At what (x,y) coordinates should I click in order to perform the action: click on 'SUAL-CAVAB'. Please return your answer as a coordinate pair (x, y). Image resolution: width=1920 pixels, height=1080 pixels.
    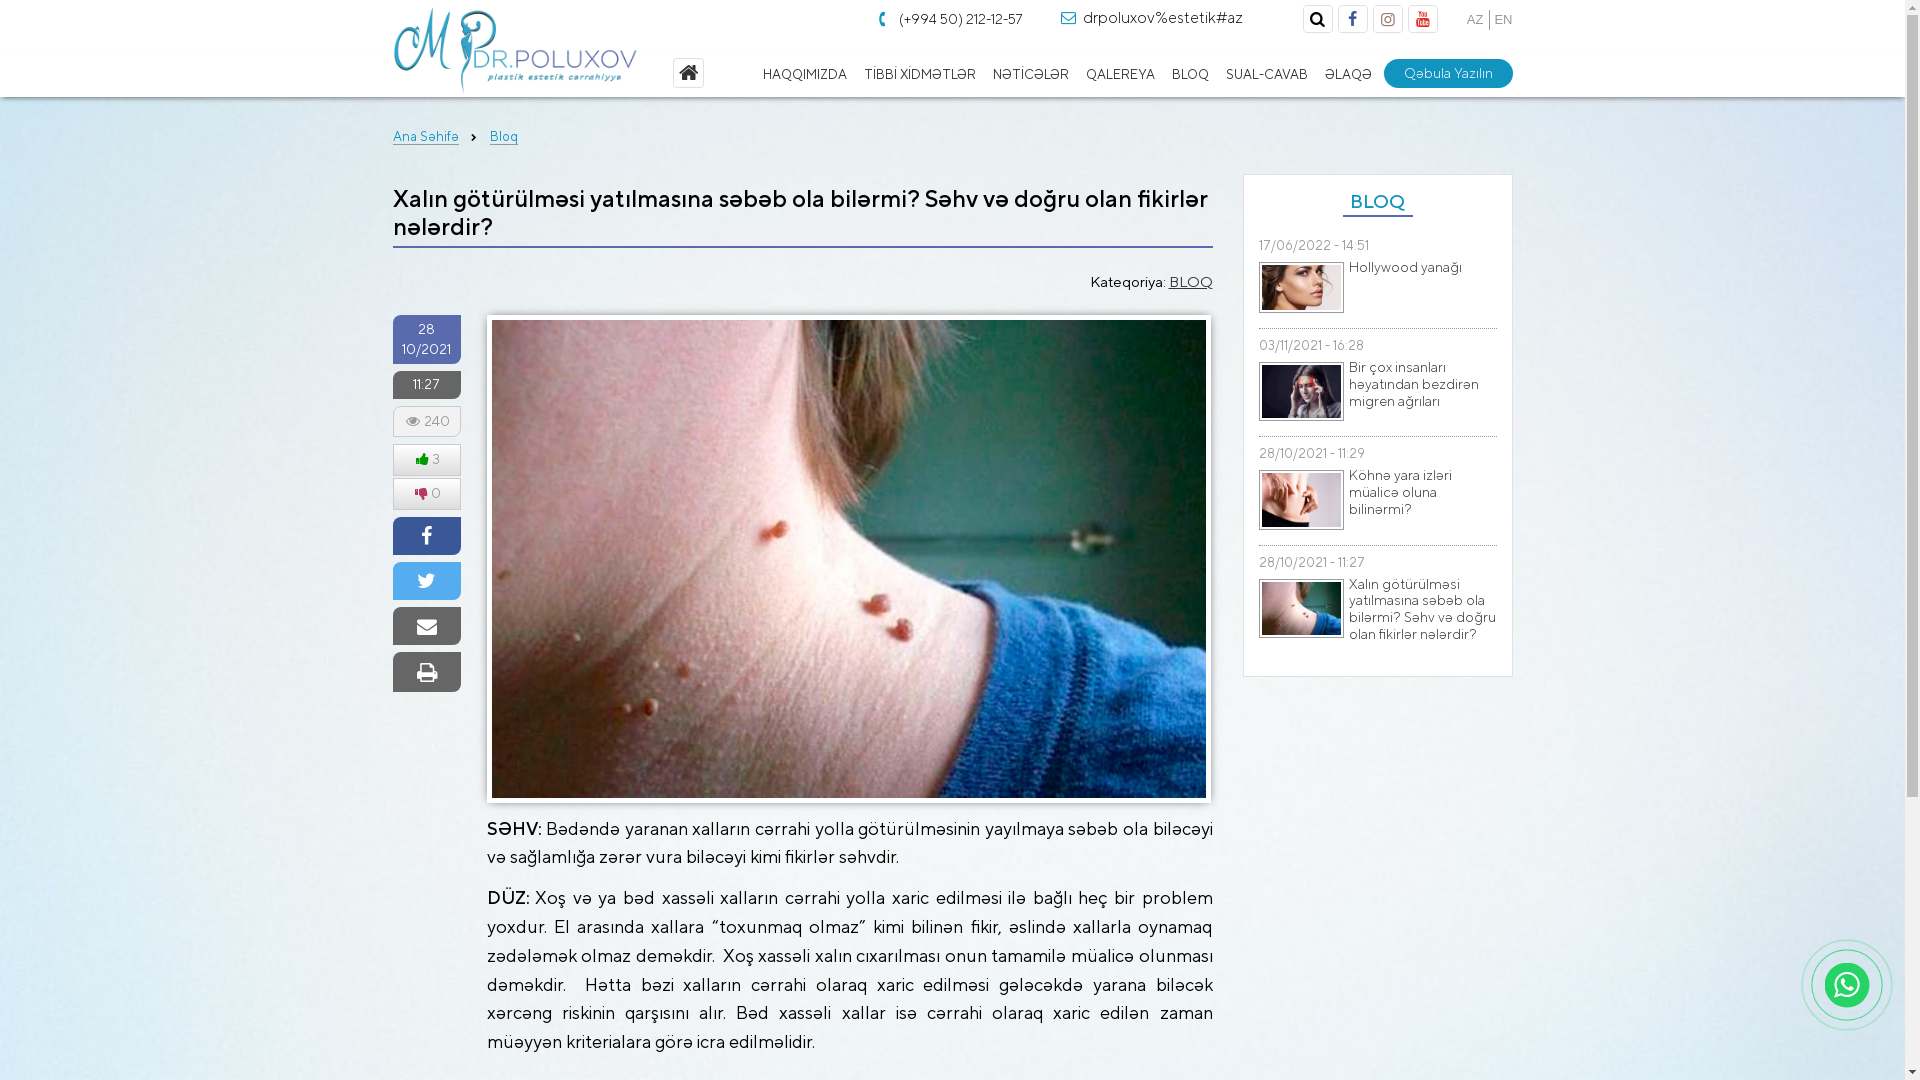
    Looking at the image, I should click on (1265, 73).